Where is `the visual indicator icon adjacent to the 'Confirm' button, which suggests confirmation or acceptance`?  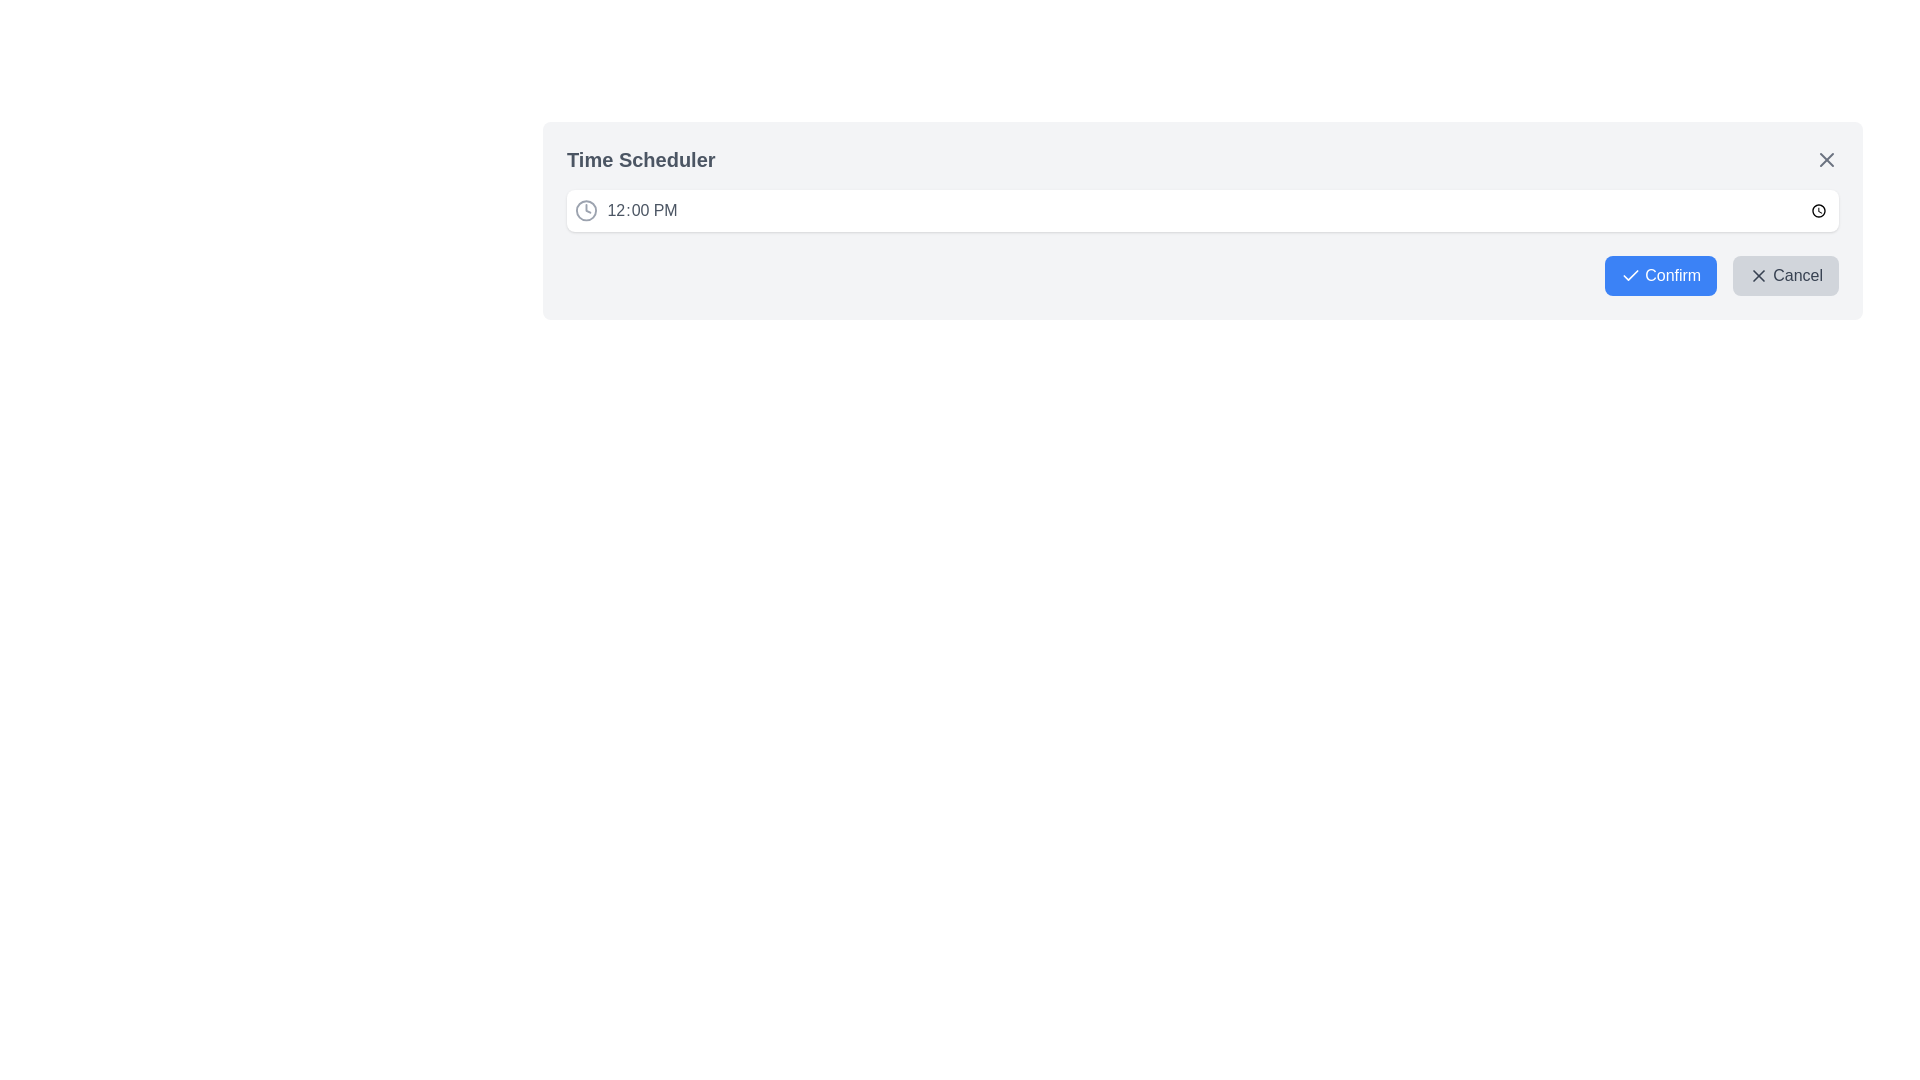
the visual indicator icon adjacent to the 'Confirm' button, which suggests confirmation or acceptance is located at coordinates (1631, 276).